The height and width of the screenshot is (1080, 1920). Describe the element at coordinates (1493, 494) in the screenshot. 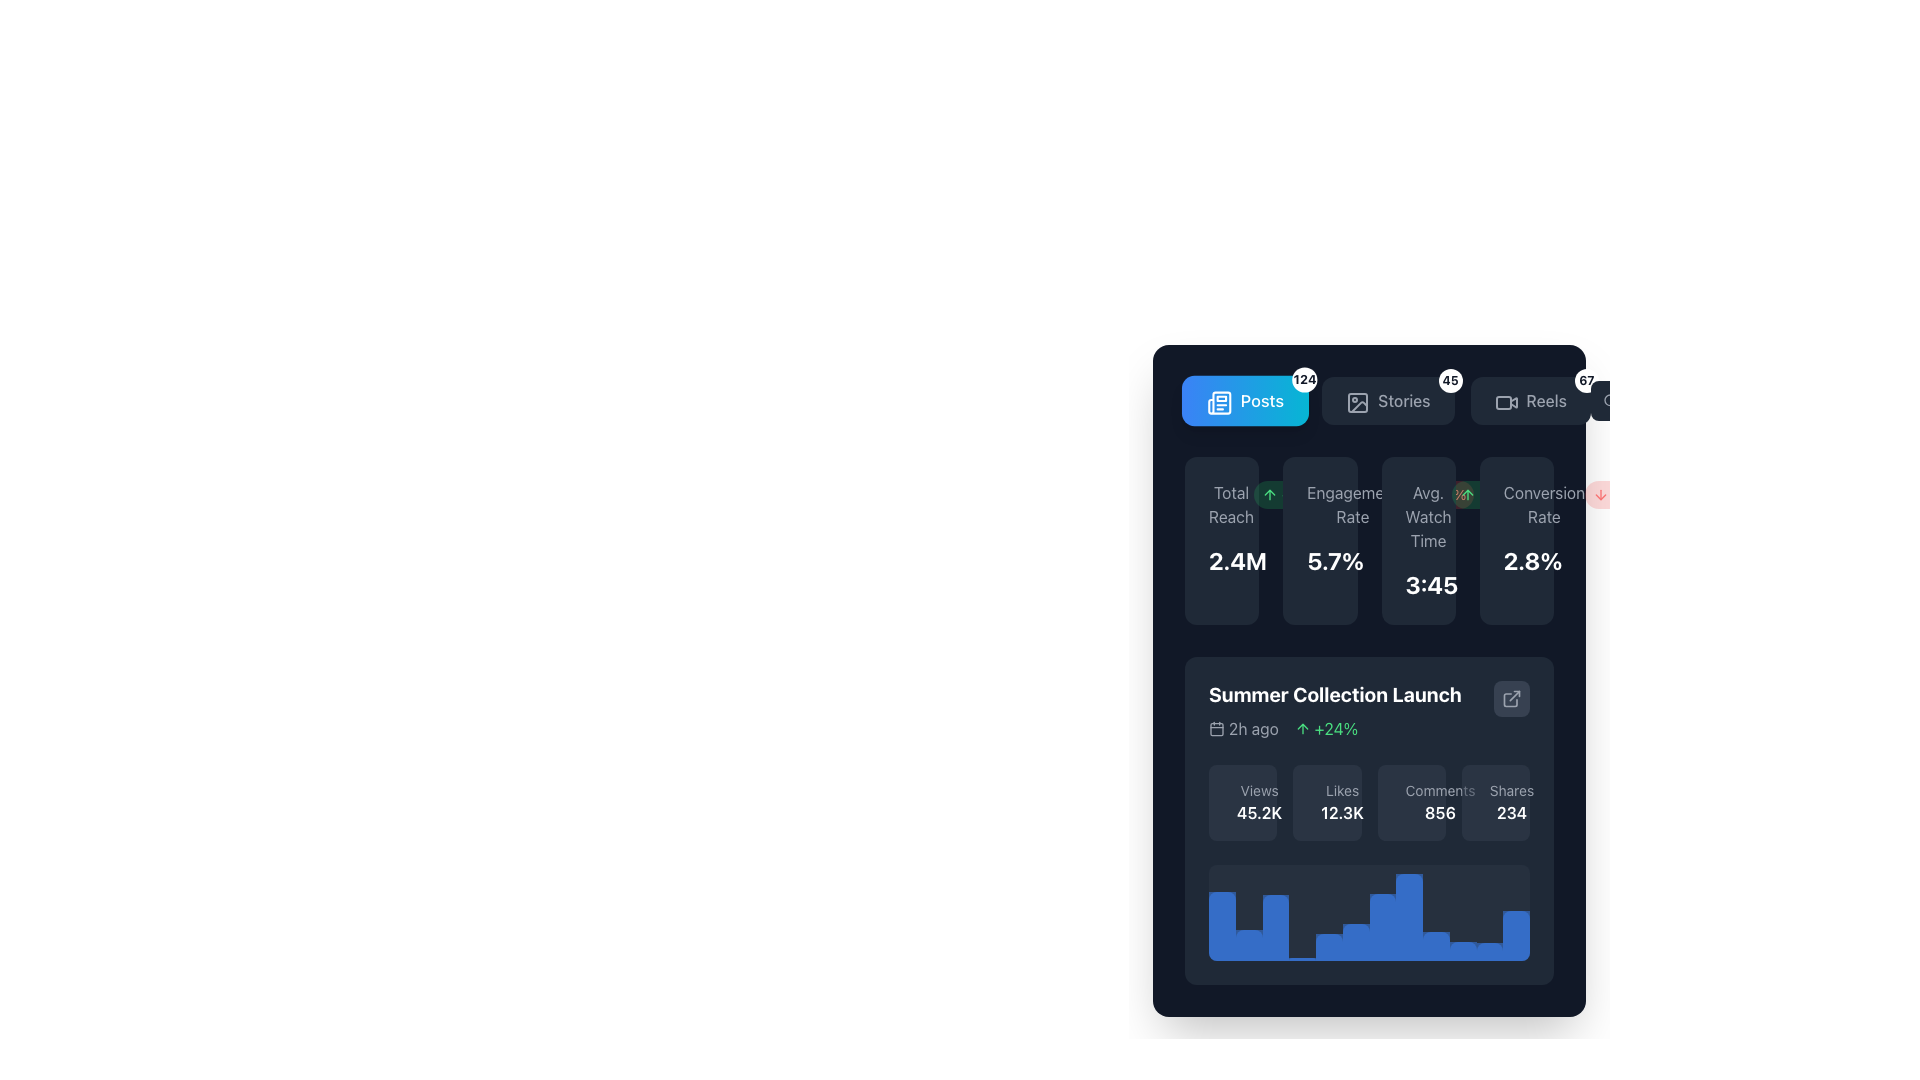

I see `the small rectangular badge with rounded corners that has a light green background and the text '+12.5%' in bold green font, indicating growth, located within the 'Avg. Watch Time' card` at that location.